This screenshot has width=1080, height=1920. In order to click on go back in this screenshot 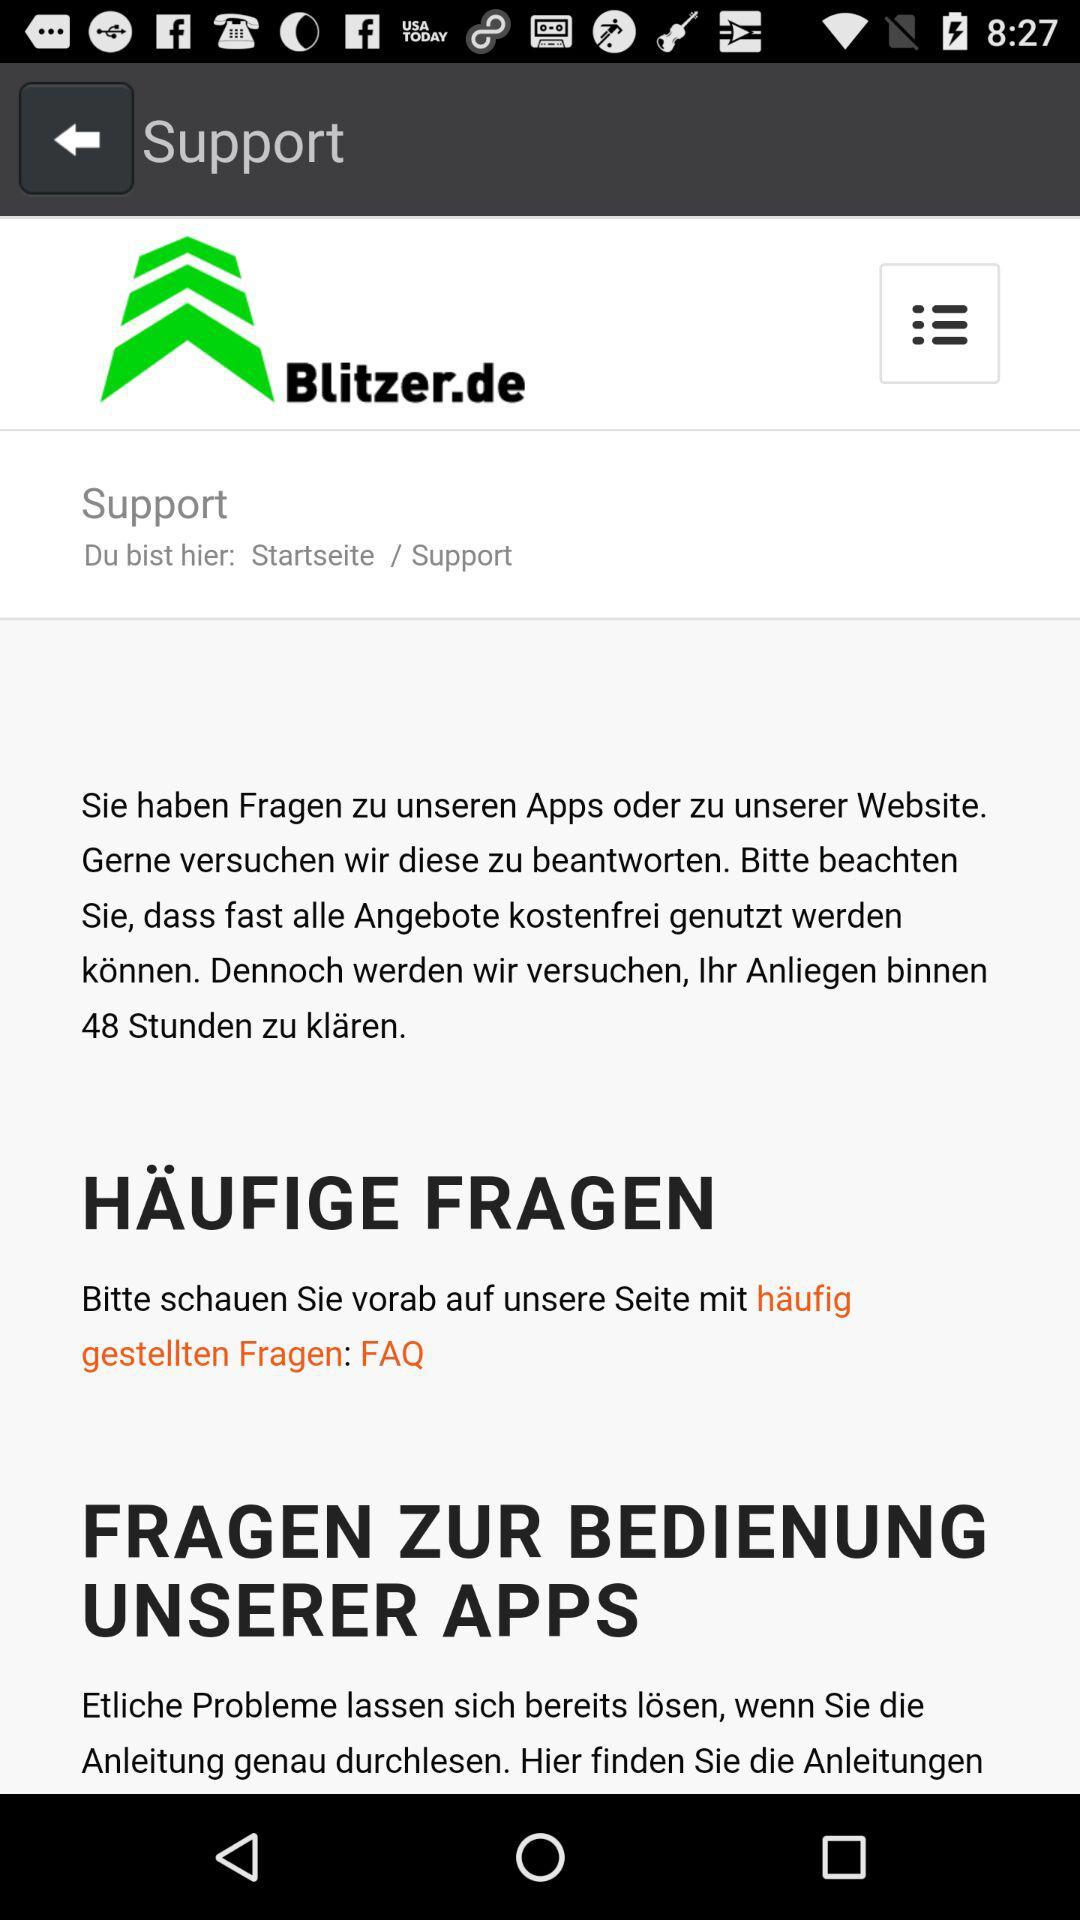, I will do `click(75, 138)`.